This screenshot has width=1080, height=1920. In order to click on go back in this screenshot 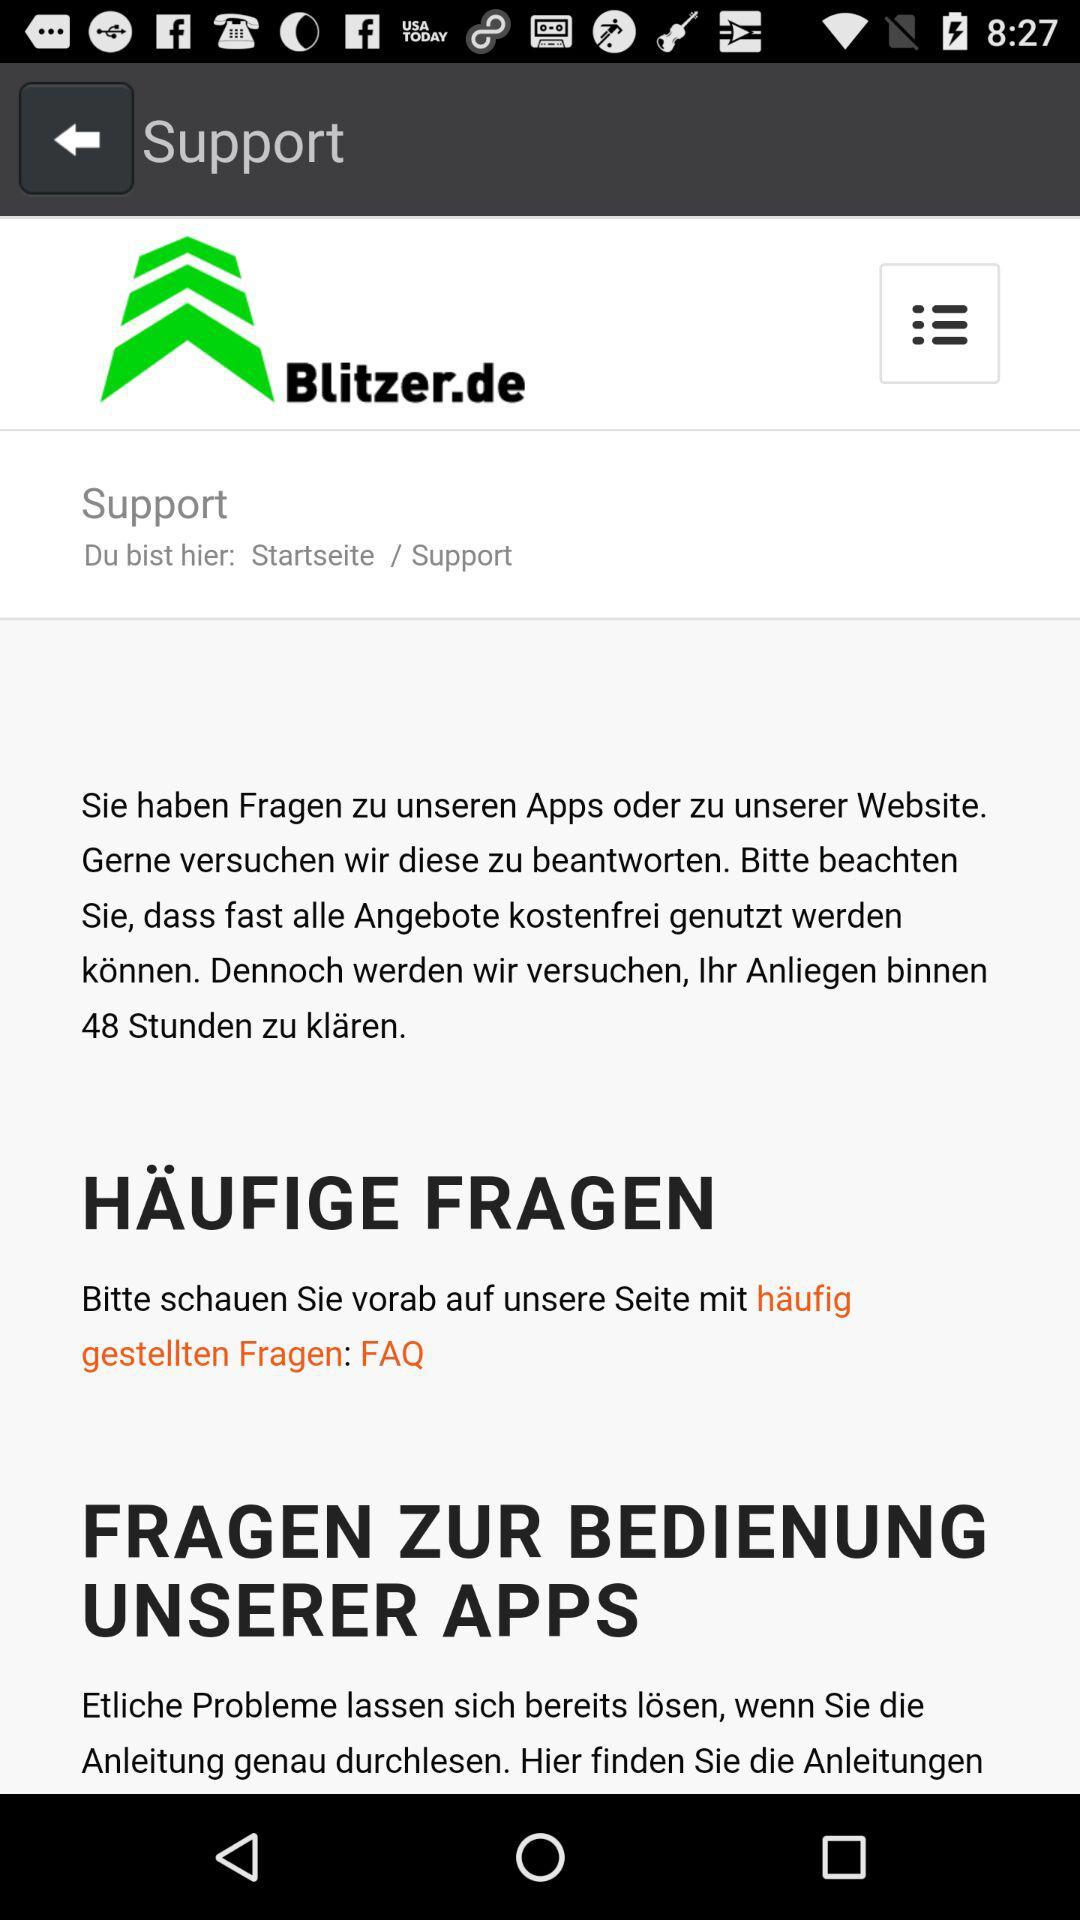, I will do `click(75, 138)`.